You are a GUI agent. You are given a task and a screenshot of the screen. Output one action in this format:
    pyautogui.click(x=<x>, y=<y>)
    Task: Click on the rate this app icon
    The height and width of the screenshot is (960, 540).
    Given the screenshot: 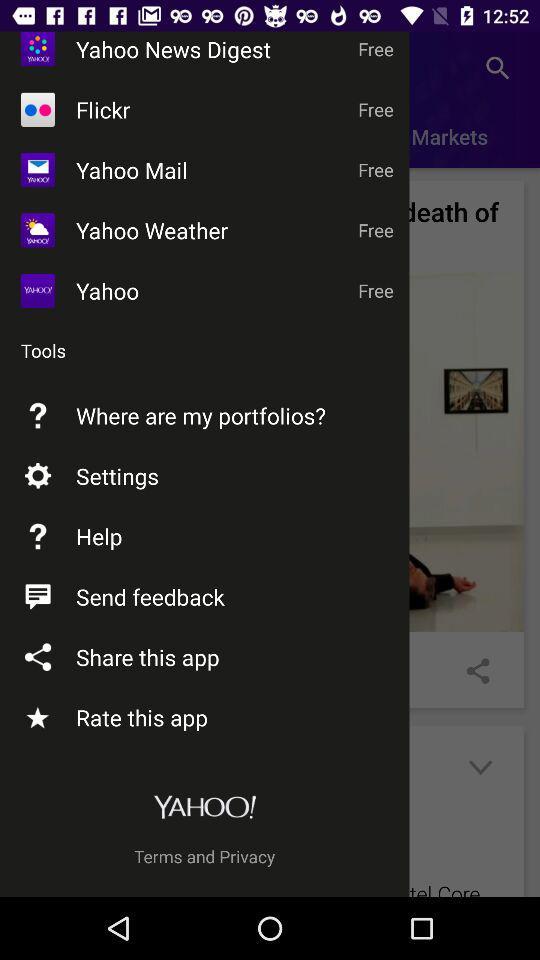 What is the action you would take?
    pyautogui.click(x=38, y=717)
    